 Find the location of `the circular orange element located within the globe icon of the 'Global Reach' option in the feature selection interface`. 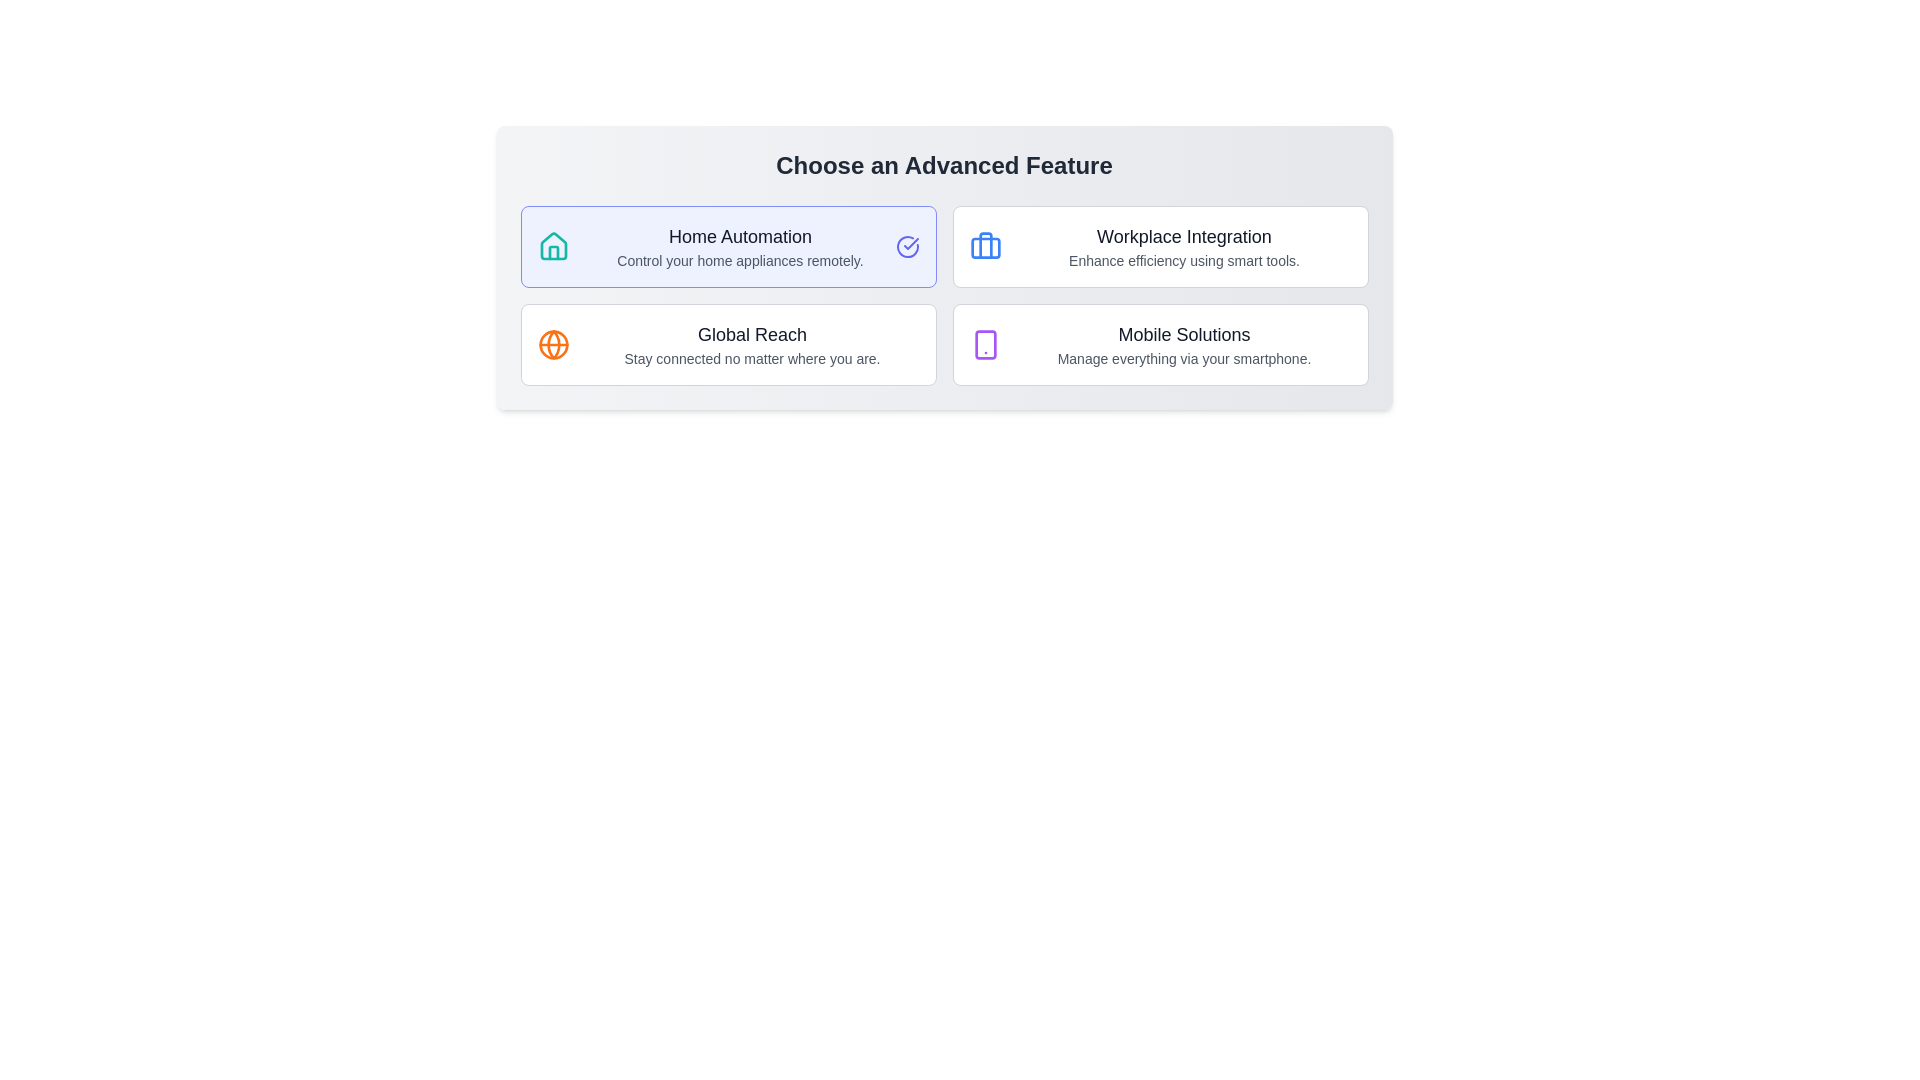

the circular orange element located within the globe icon of the 'Global Reach' option in the feature selection interface is located at coordinates (553, 343).